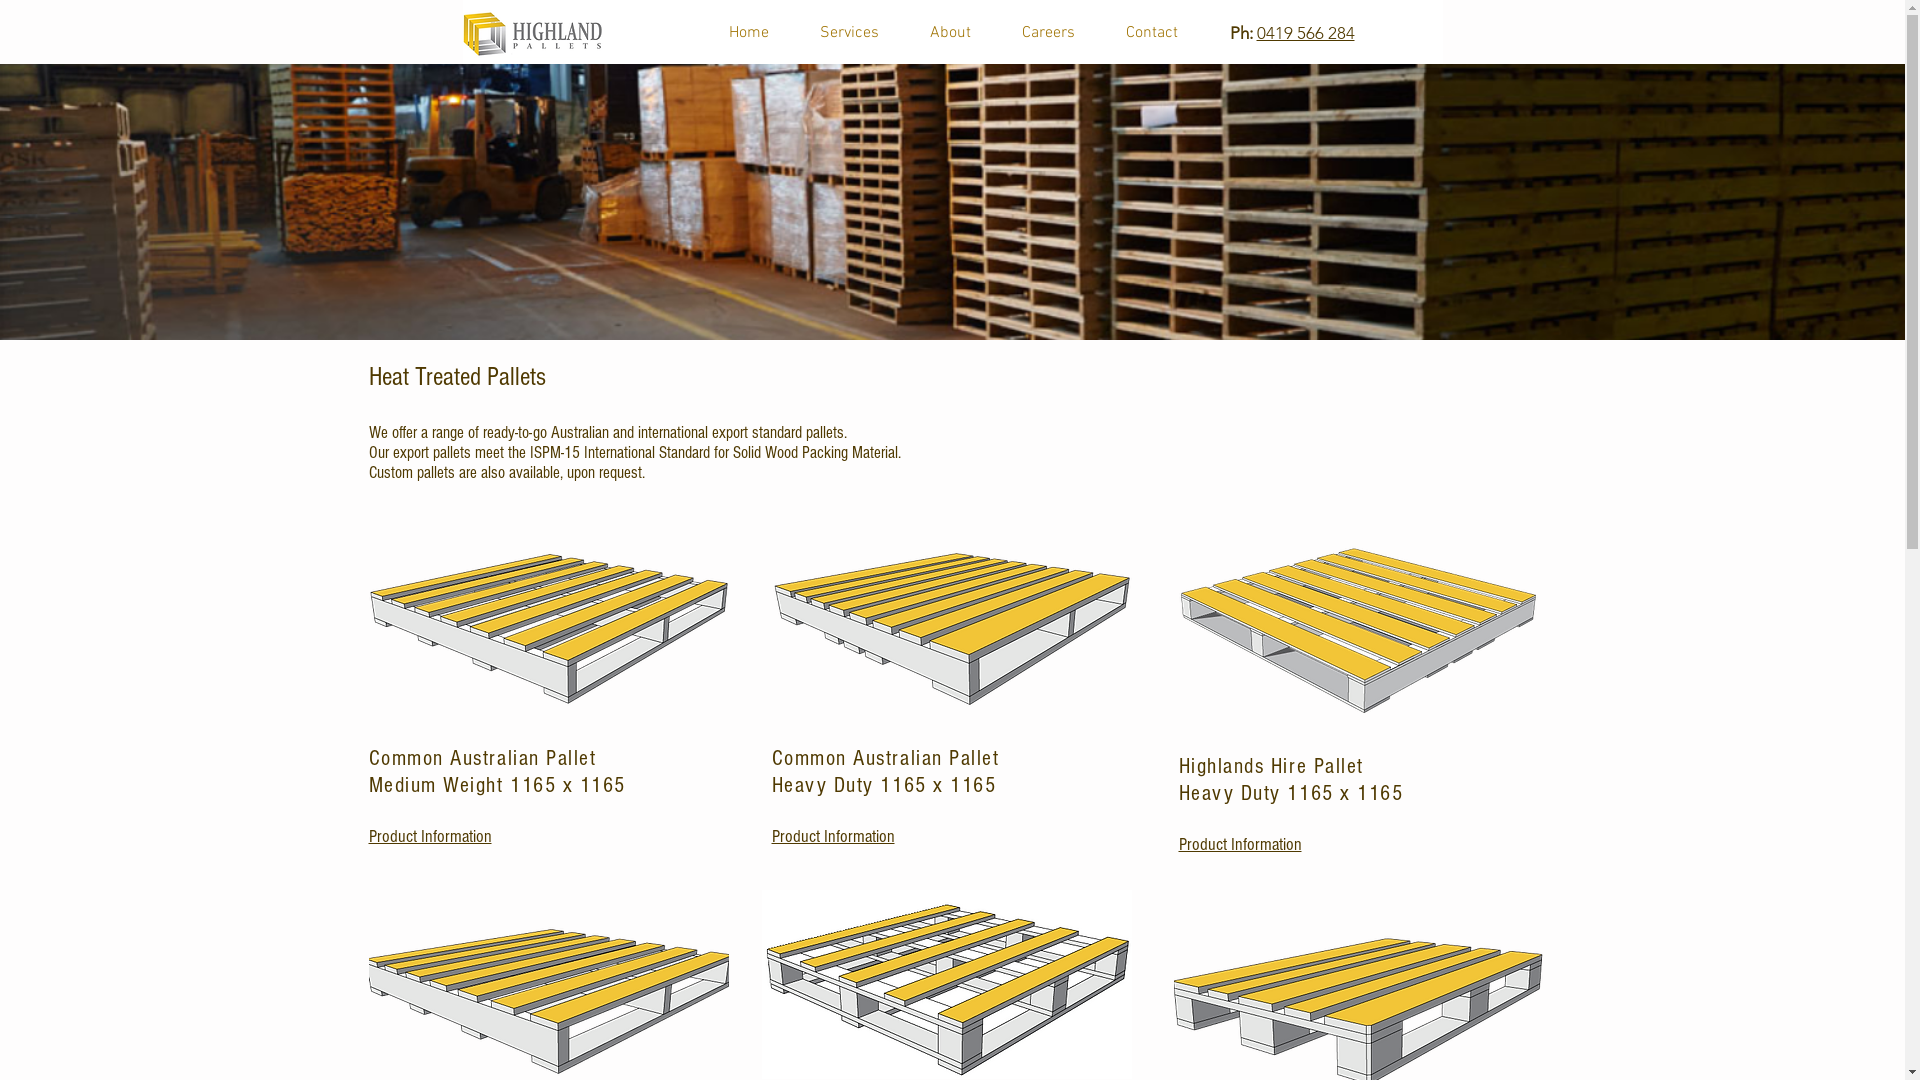 The width and height of the screenshot is (1920, 1080). What do you see at coordinates (368, 836) in the screenshot?
I see `'Product Information'` at bounding box center [368, 836].